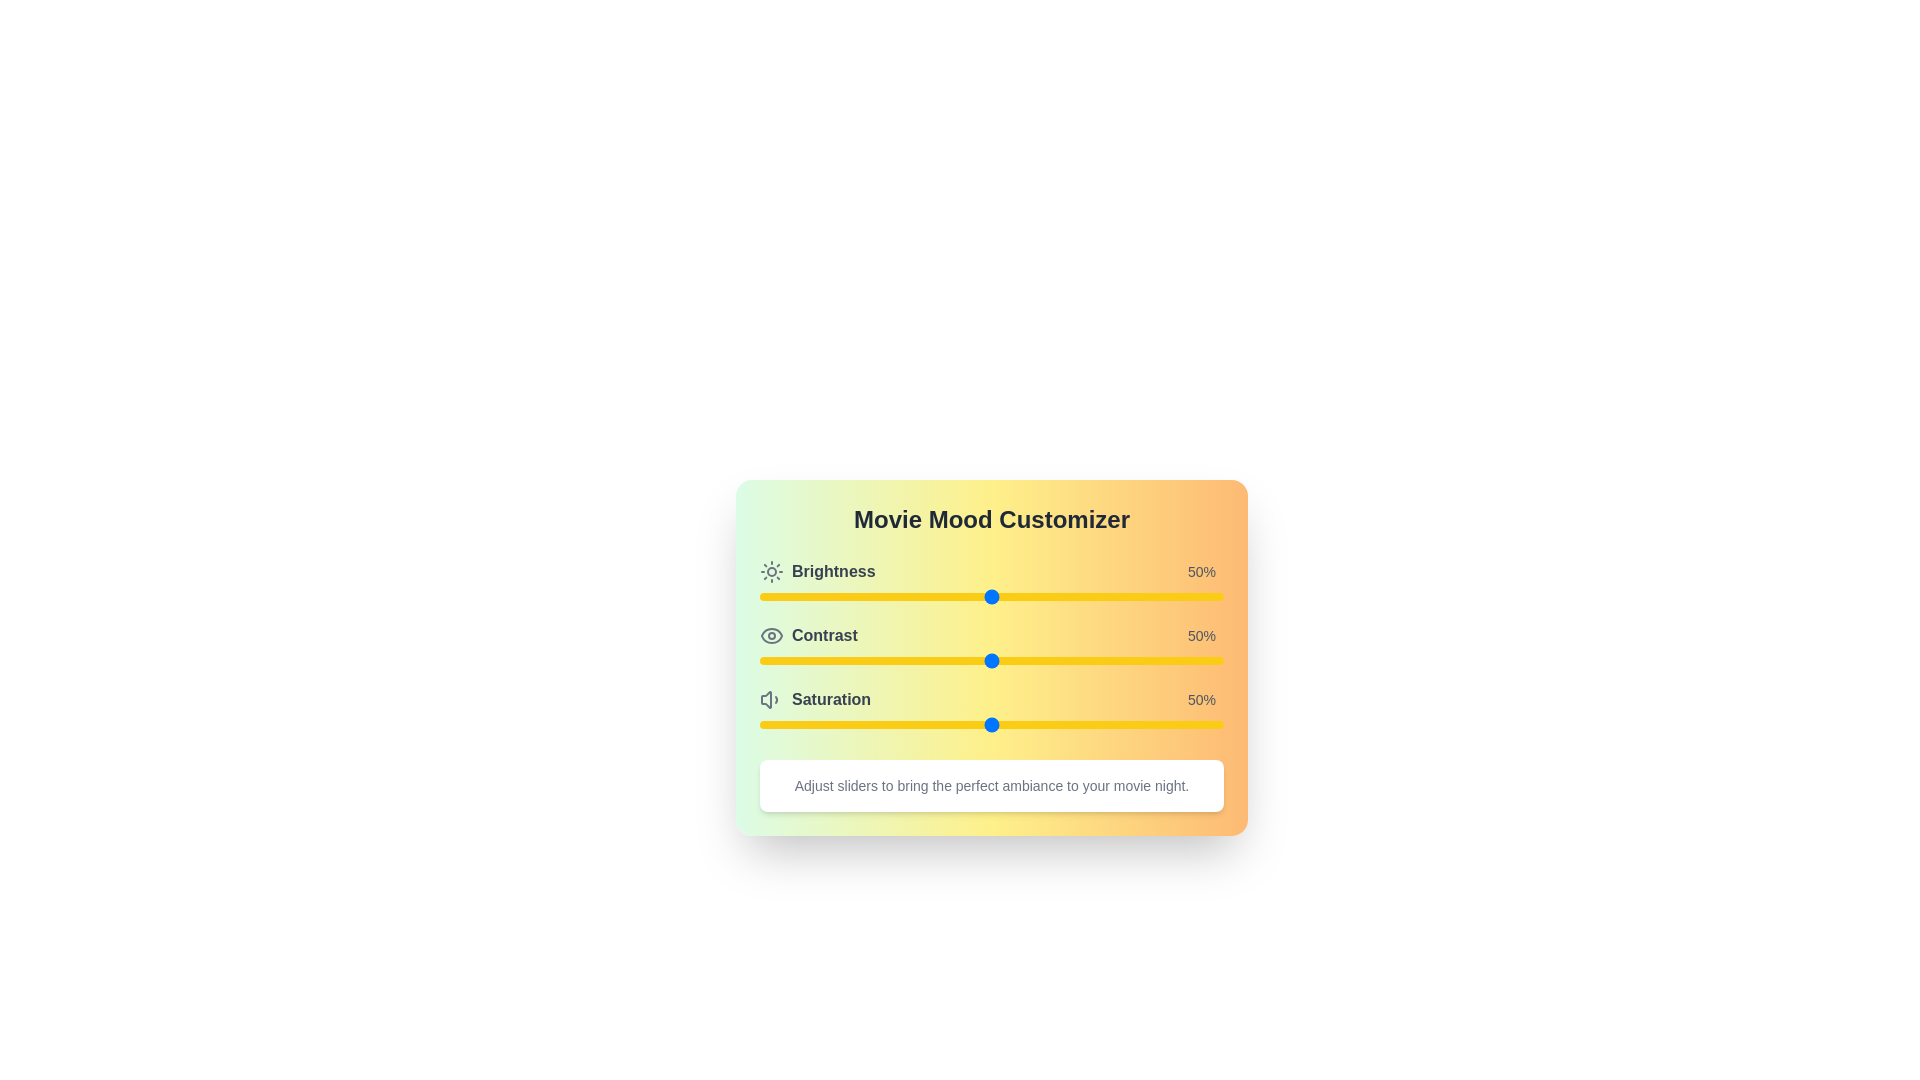 This screenshot has height=1080, width=1920. Describe the element at coordinates (1029, 660) in the screenshot. I see `the contrast level` at that location.